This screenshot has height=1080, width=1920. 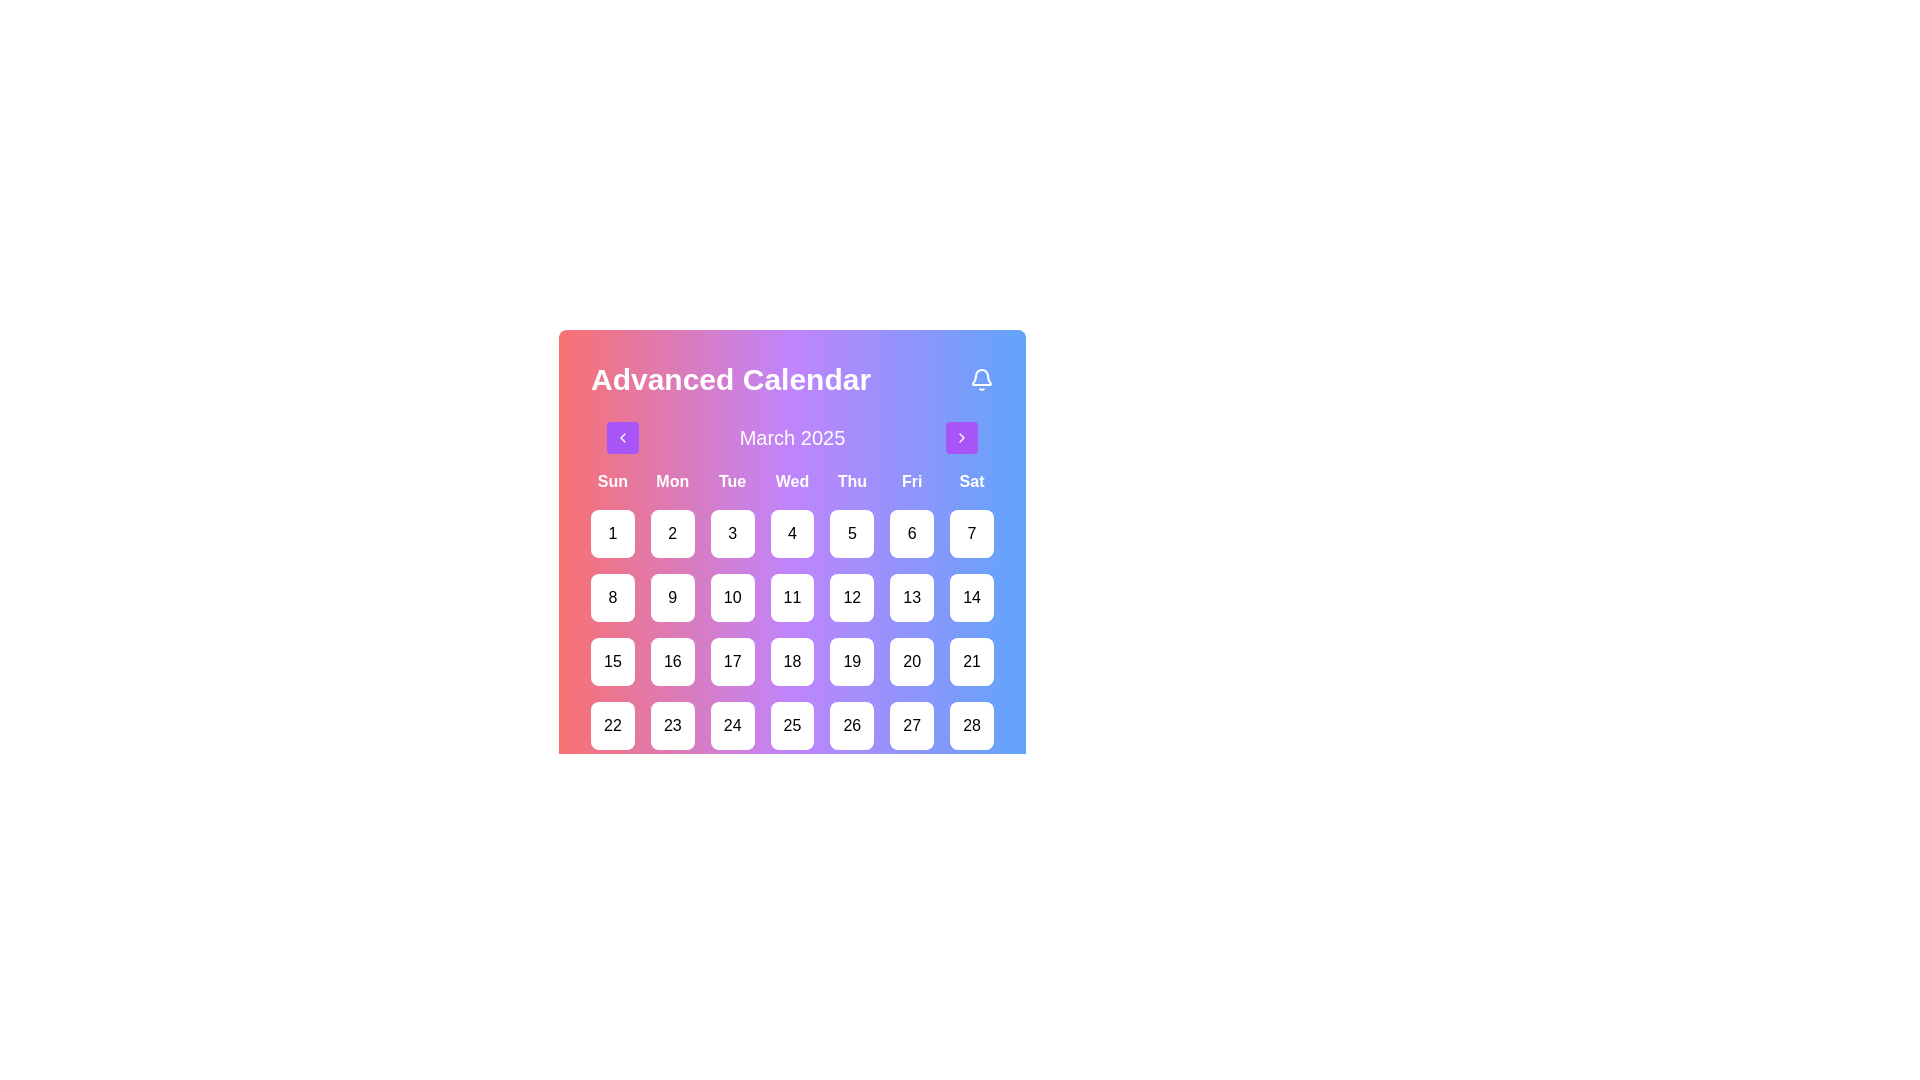 What do you see at coordinates (672, 662) in the screenshot?
I see `the square button with rounded corners displaying the number '16' in the fourth row and second column of the calendar grid` at bounding box center [672, 662].